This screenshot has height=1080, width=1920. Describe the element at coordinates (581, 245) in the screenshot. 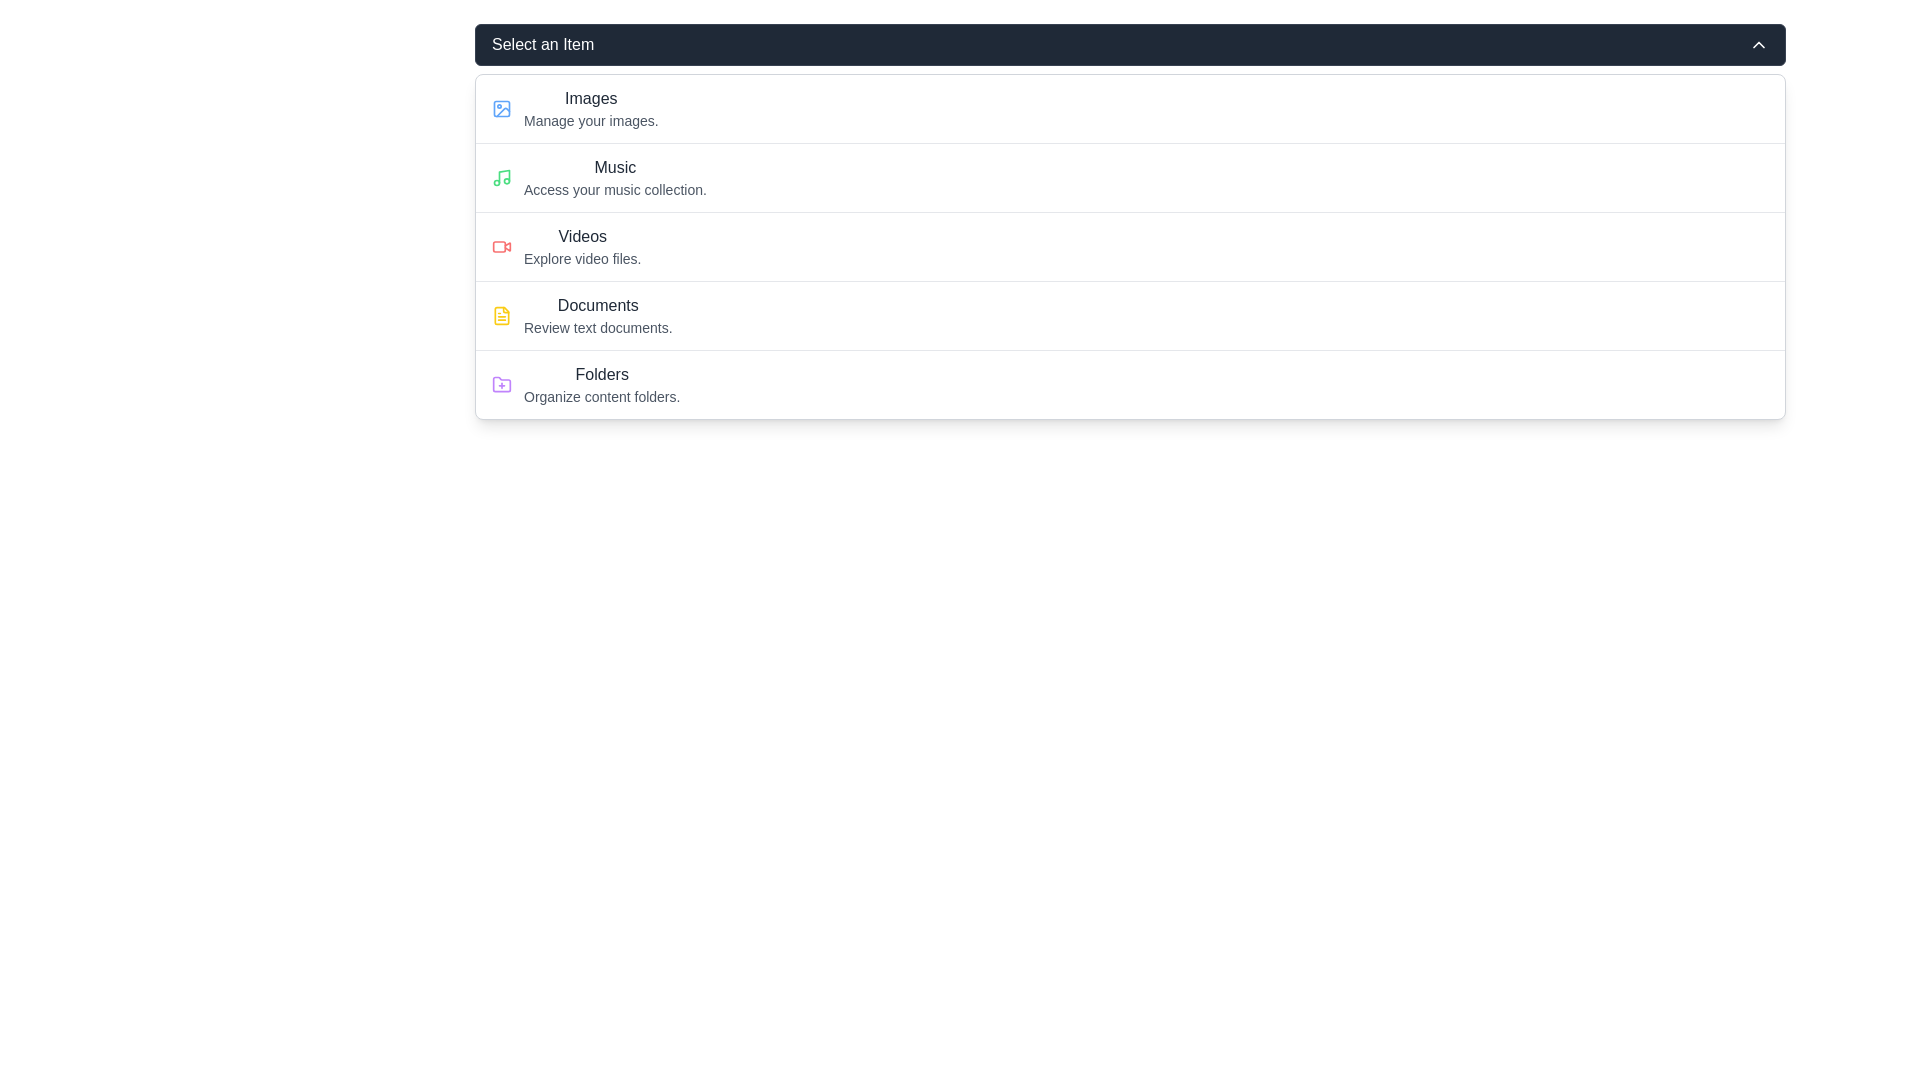

I see `the list item titled 'Videos'` at that location.